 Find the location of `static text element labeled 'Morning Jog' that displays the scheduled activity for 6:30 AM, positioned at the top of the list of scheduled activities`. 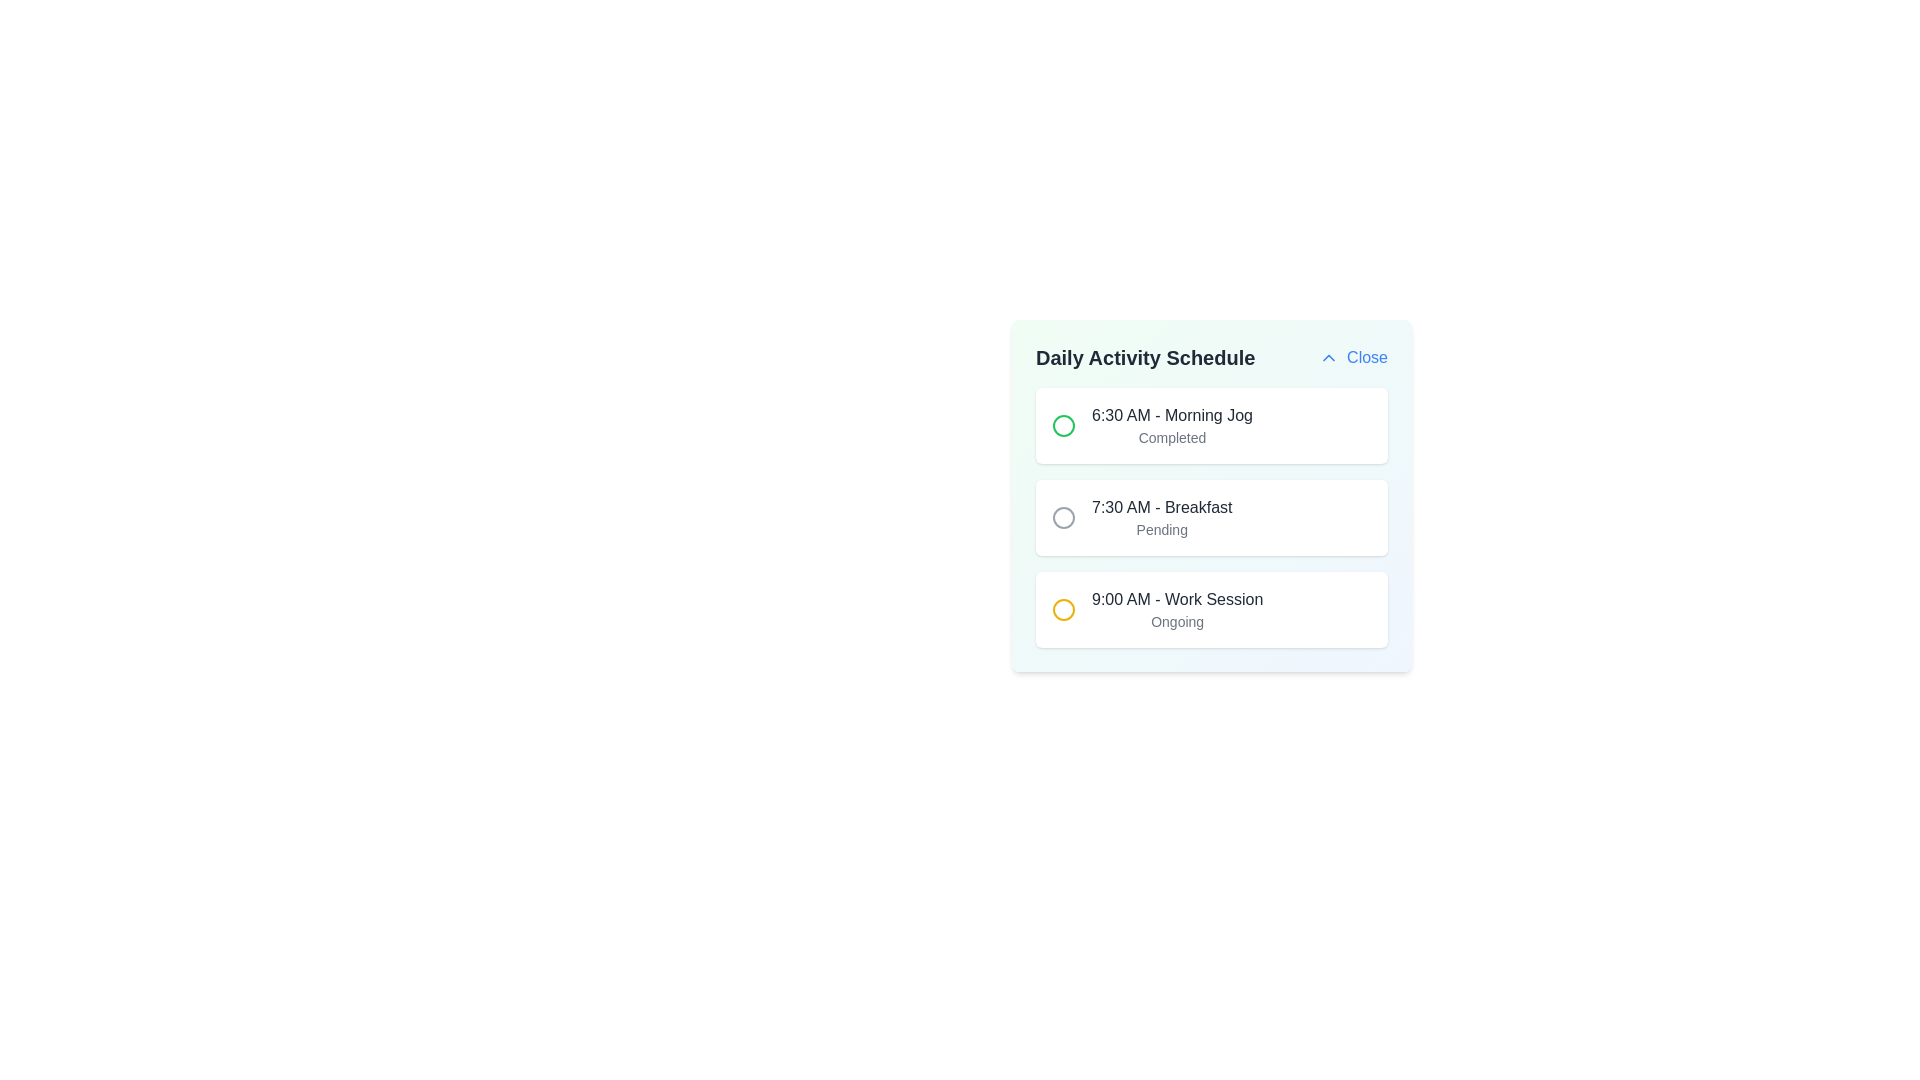

static text element labeled 'Morning Jog' that displays the scheduled activity for 6:30 AM, positioned at the top of the list of scheduled activities is located at coordinates (1172, 415).